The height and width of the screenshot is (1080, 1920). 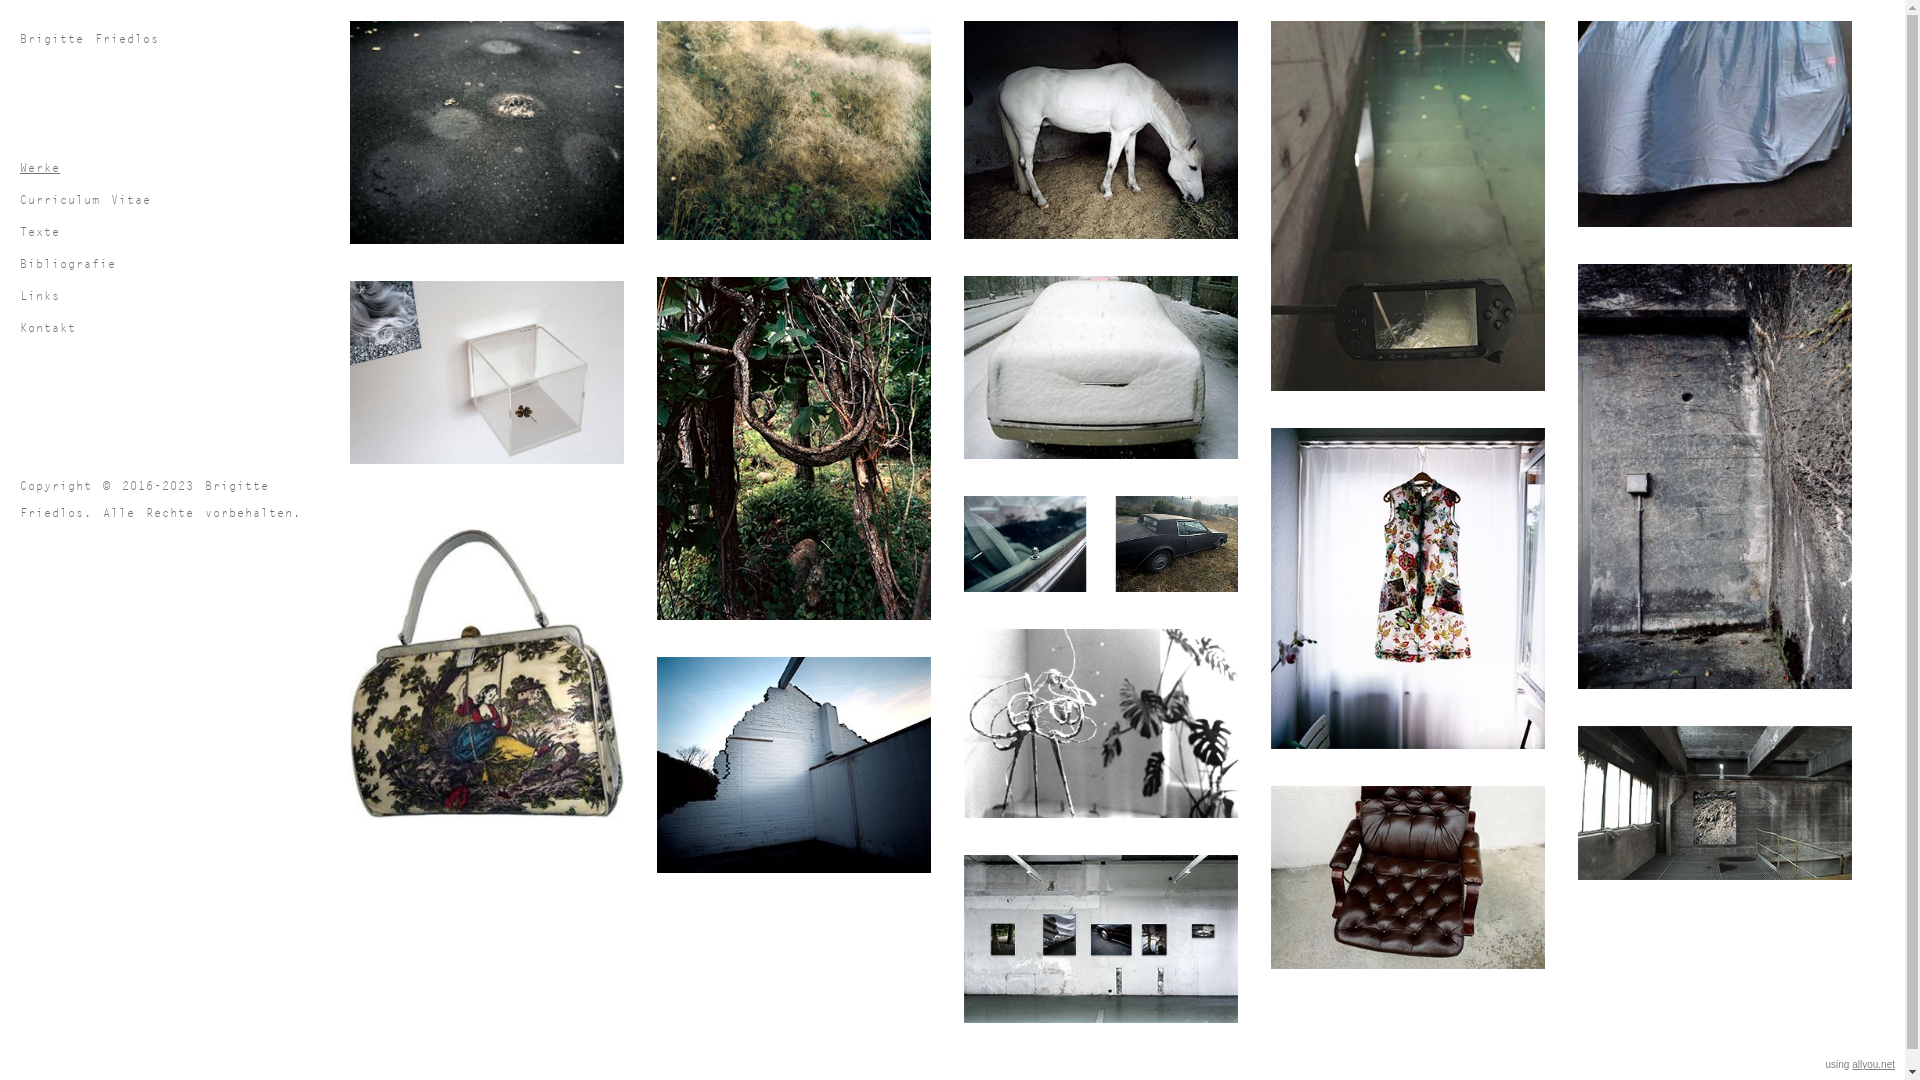 I want to click on 'Kontakt', so click(x=180, y=326).